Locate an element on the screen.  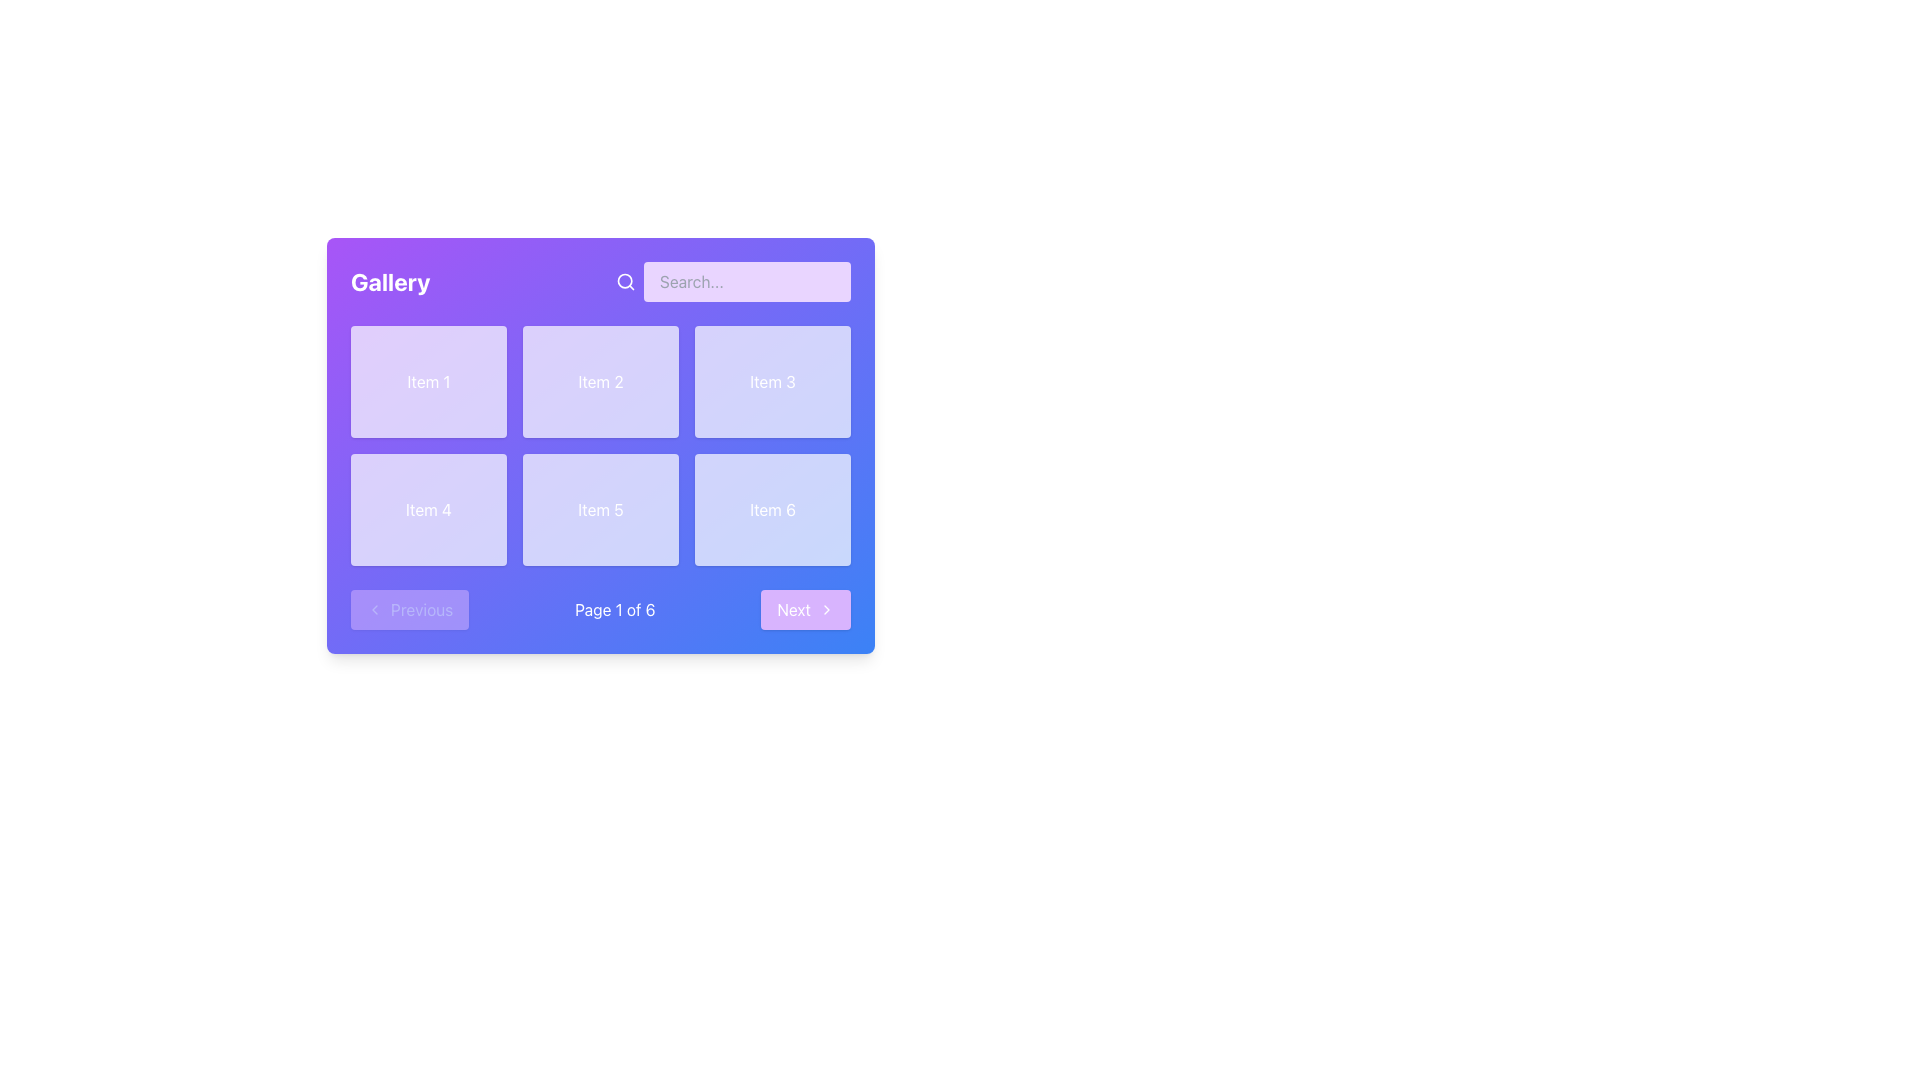
the static text label reading 'Page 1 of 6', which is centered in the bottom navigation bar between the 'Previous' and 'Next' buttons is located at coordinates (614, 608).